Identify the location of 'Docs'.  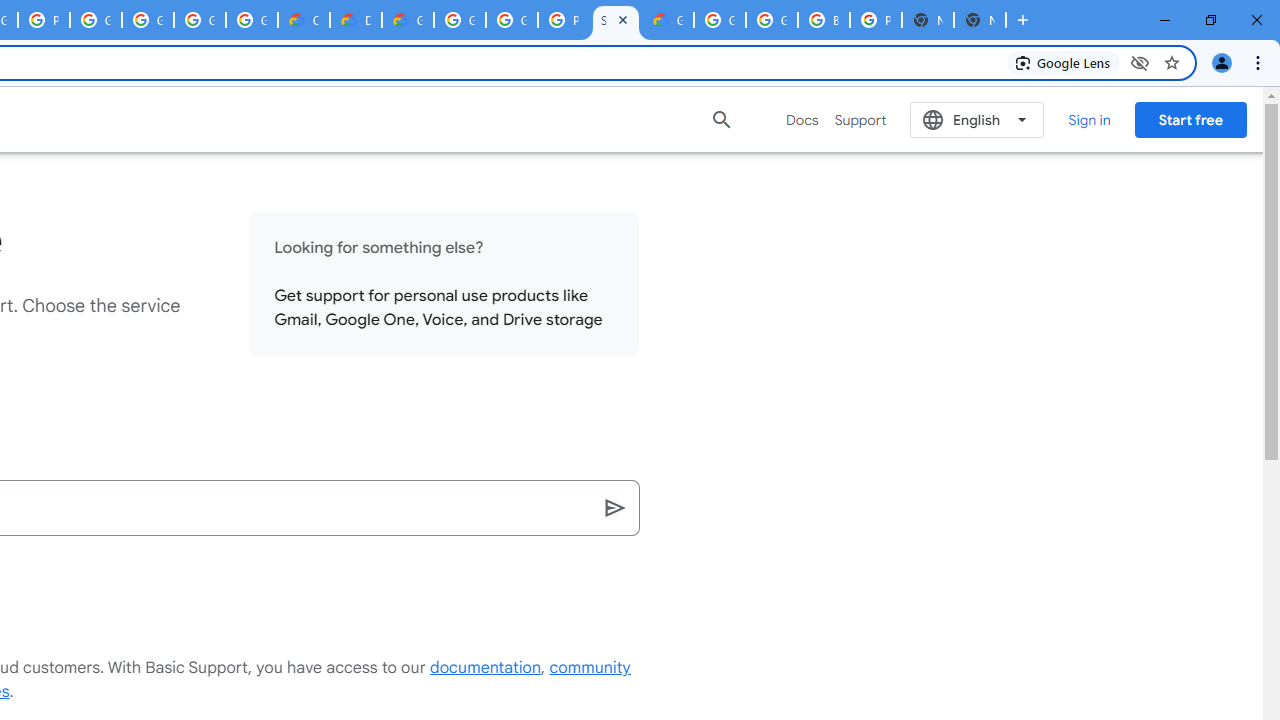
(802, 119).